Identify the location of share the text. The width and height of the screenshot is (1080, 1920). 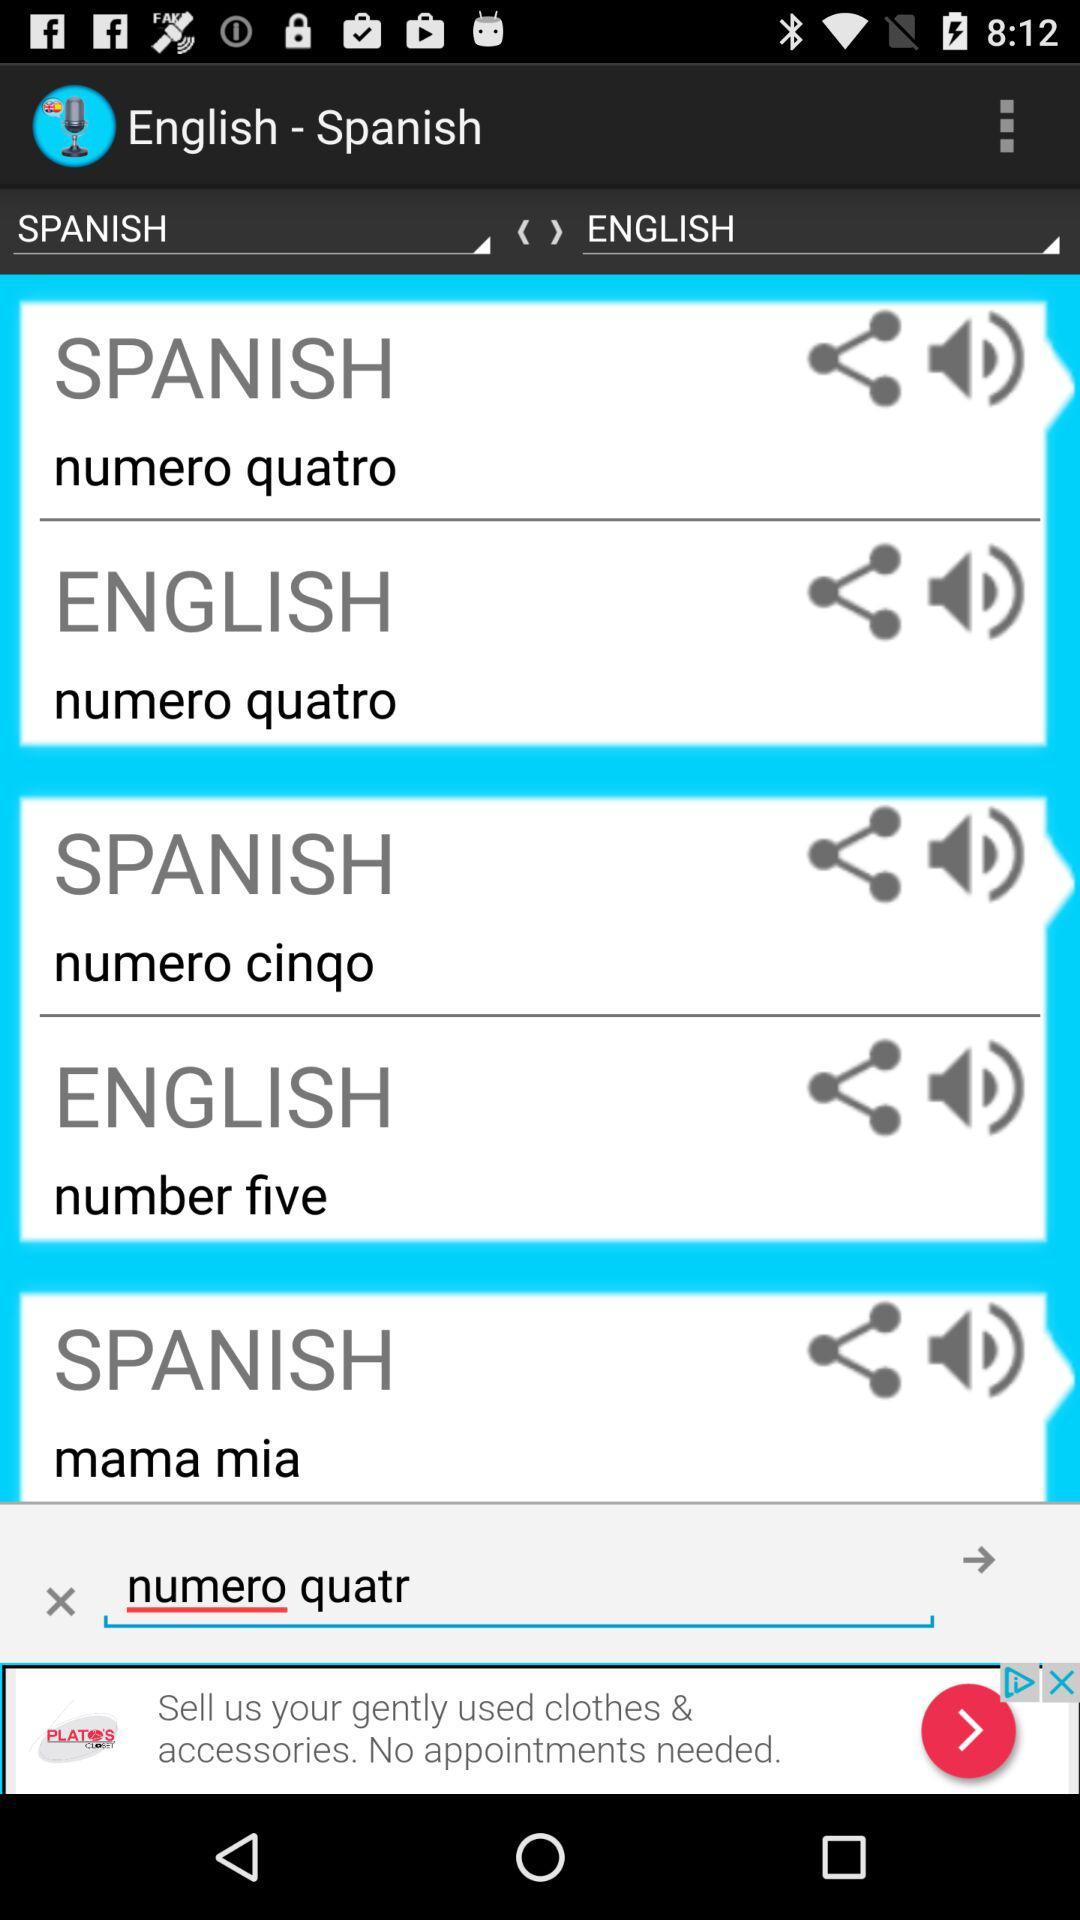
(853, 1350).